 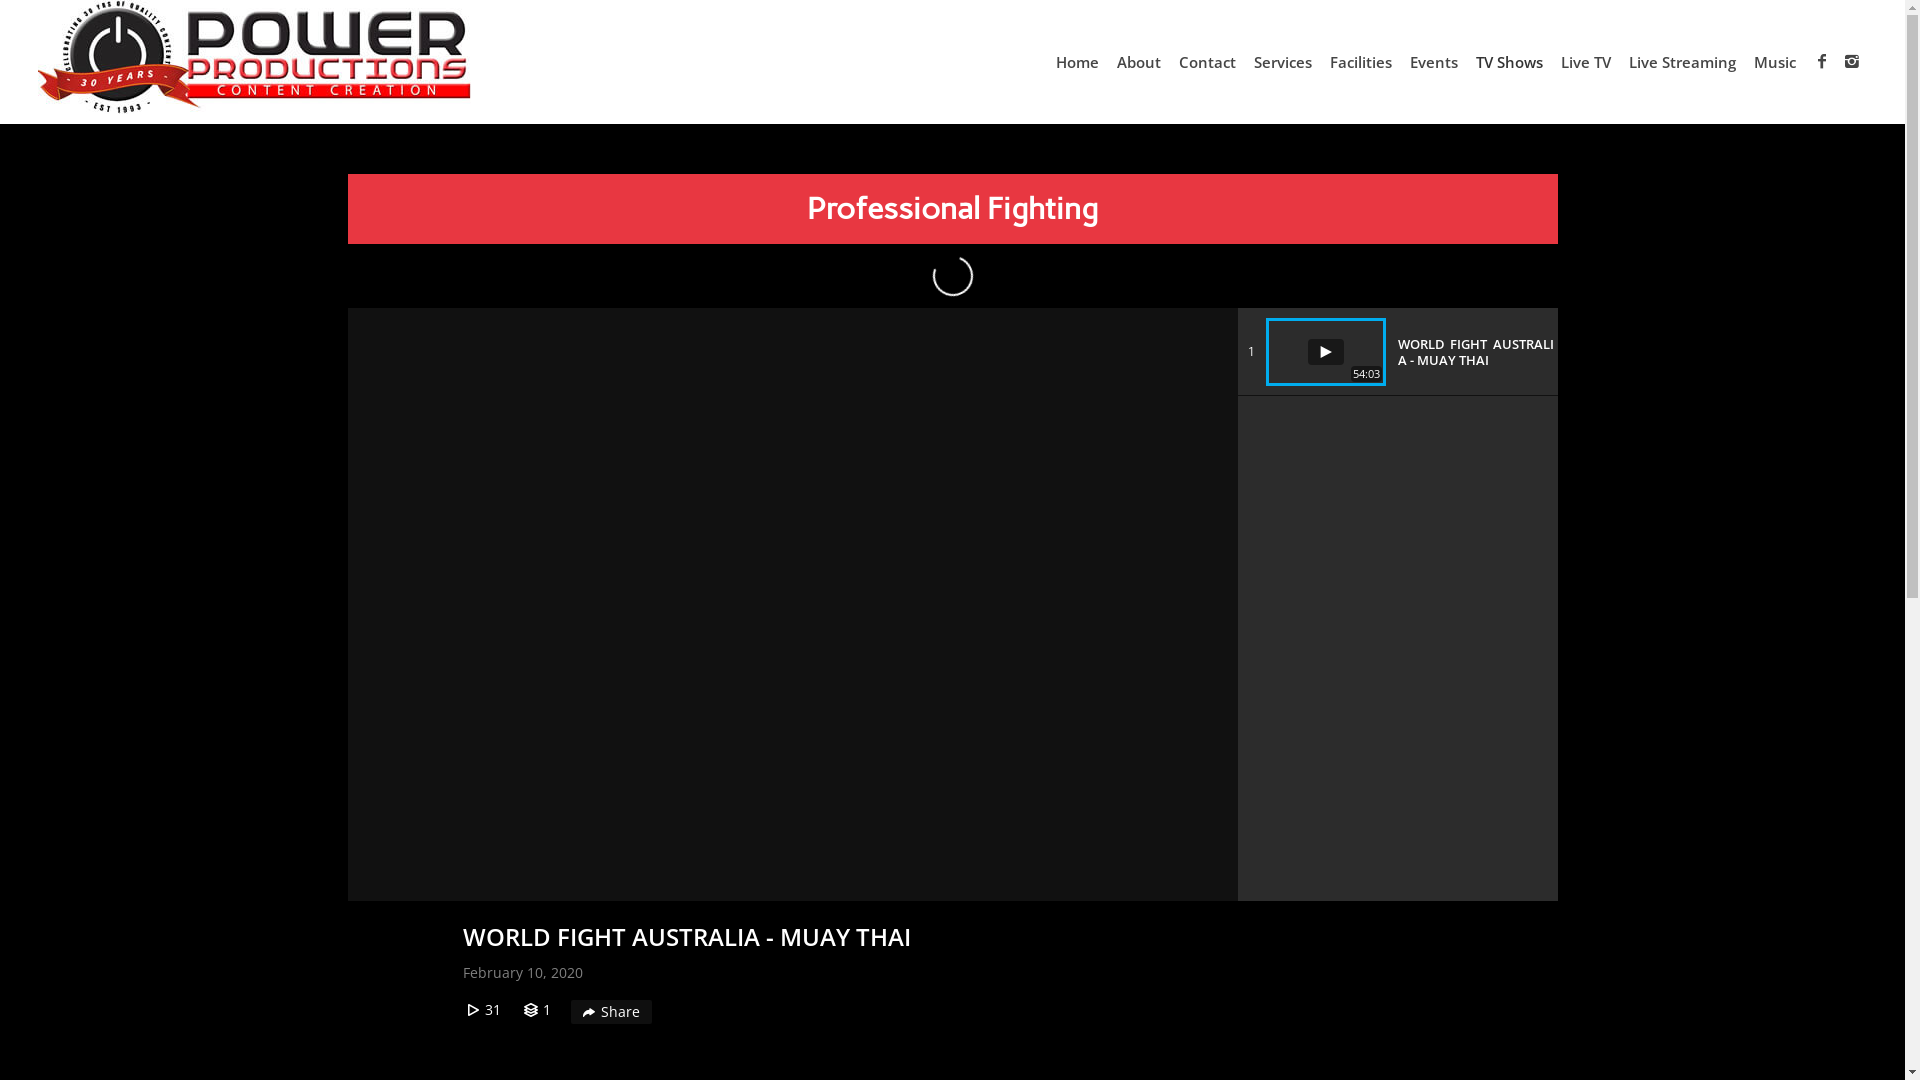 I want to click on 'Services', so click(x=1243, y=60).